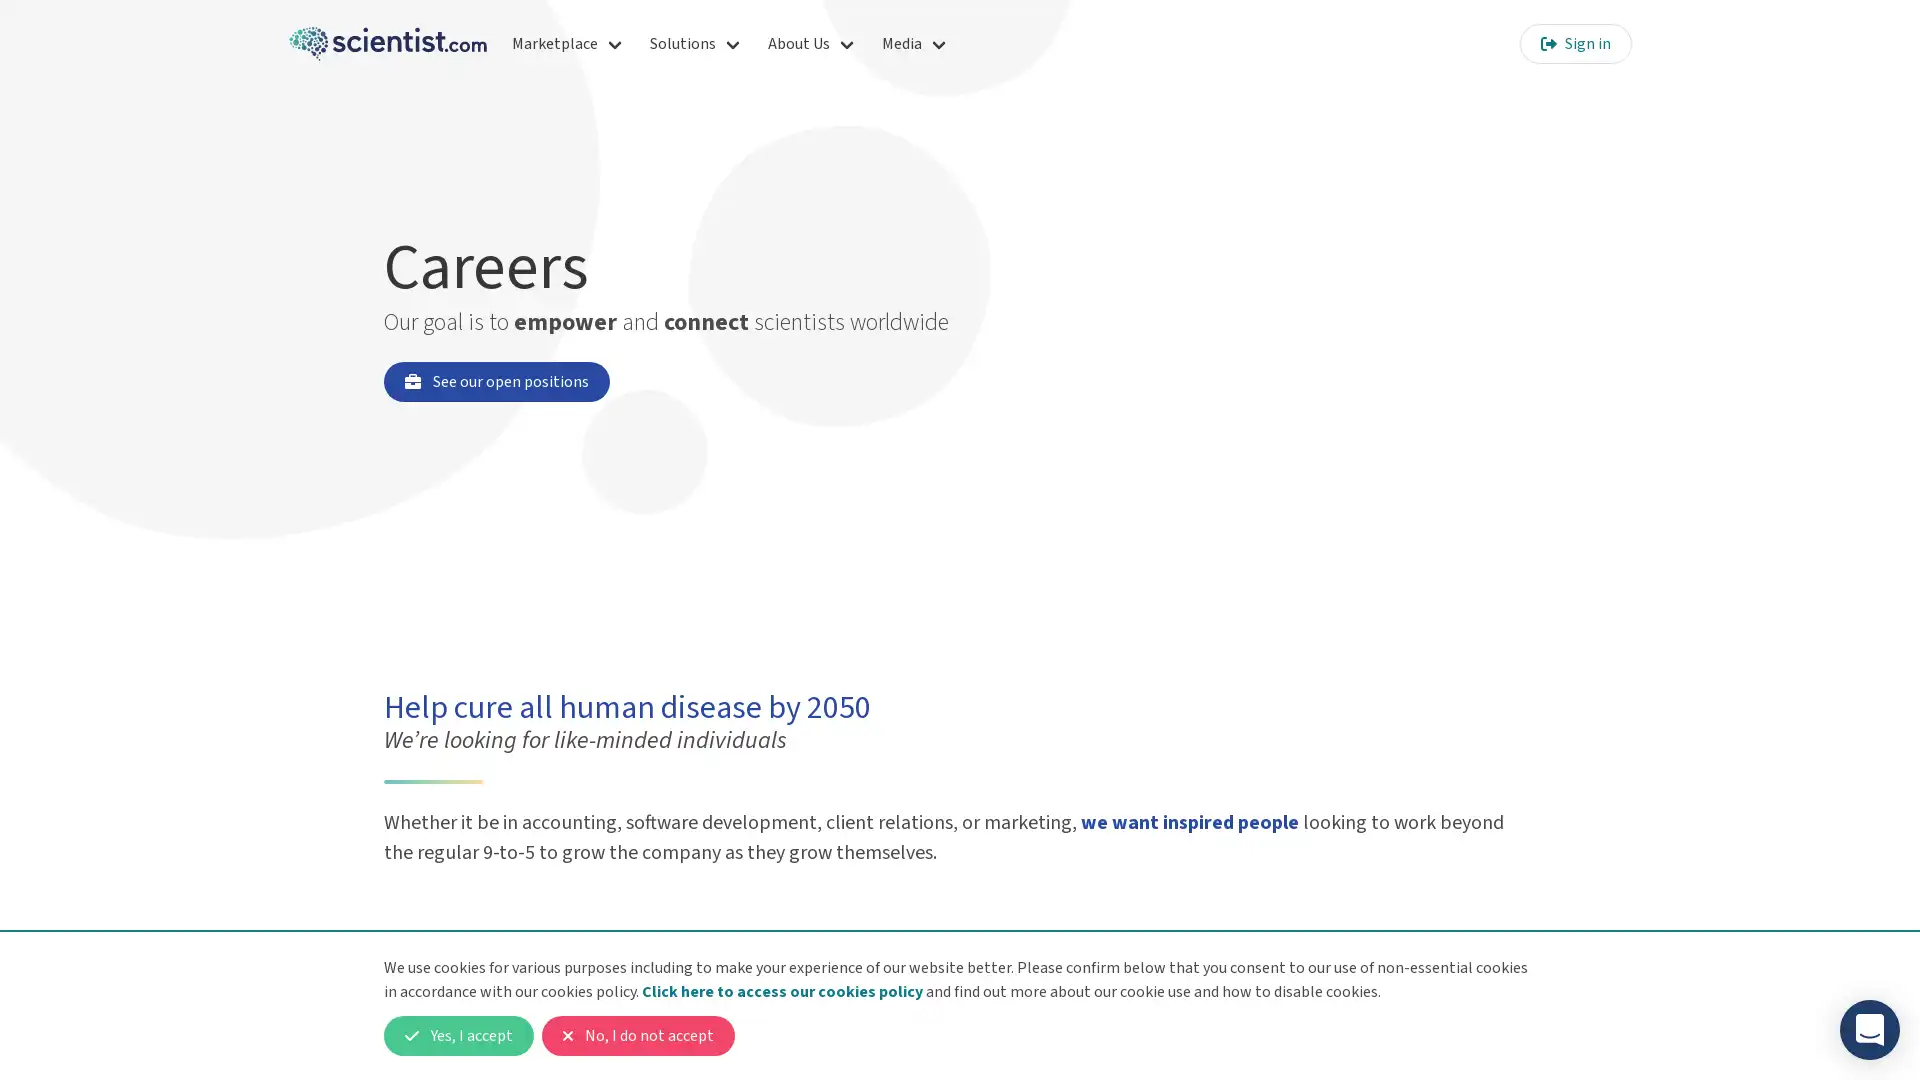 The height and width of the screenshot is (1080, 1920). I want to click on Sign in, so click(1574, 43).